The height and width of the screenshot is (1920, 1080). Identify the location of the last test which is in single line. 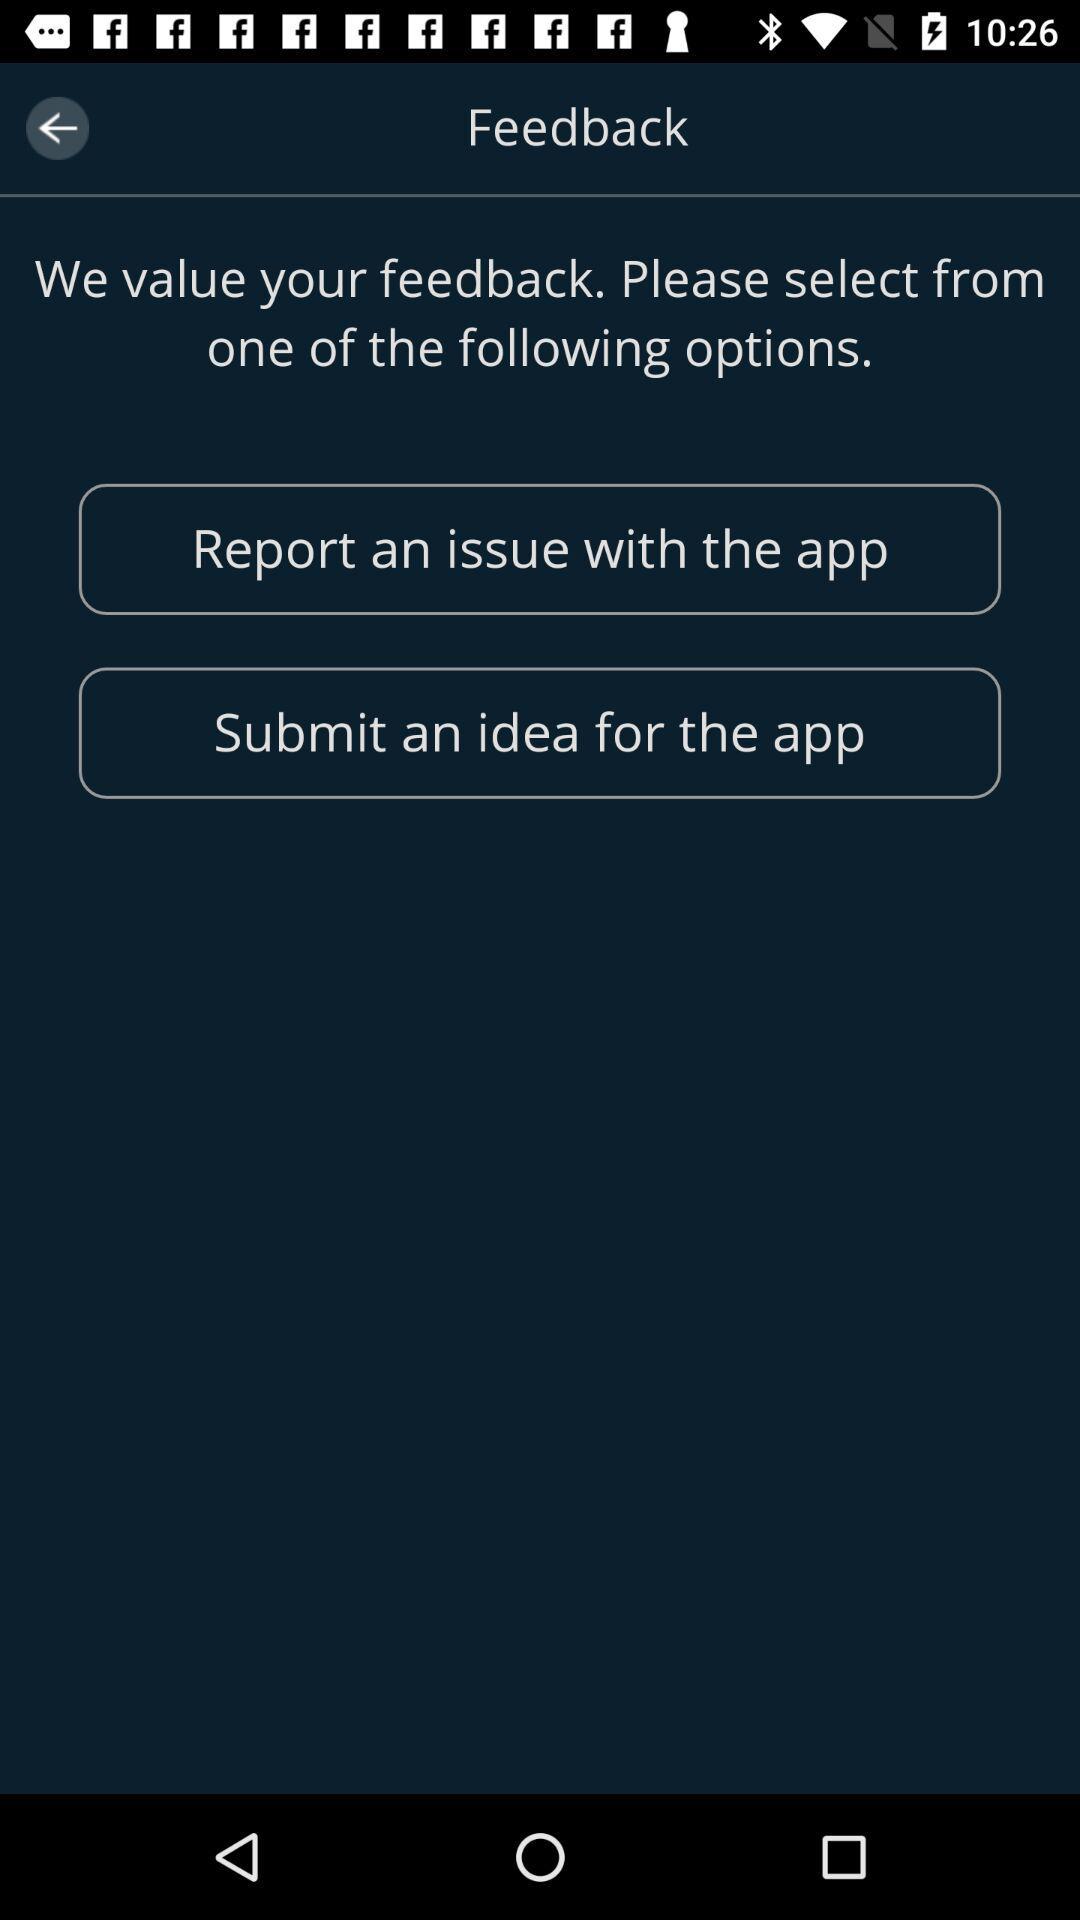
(540, 732).